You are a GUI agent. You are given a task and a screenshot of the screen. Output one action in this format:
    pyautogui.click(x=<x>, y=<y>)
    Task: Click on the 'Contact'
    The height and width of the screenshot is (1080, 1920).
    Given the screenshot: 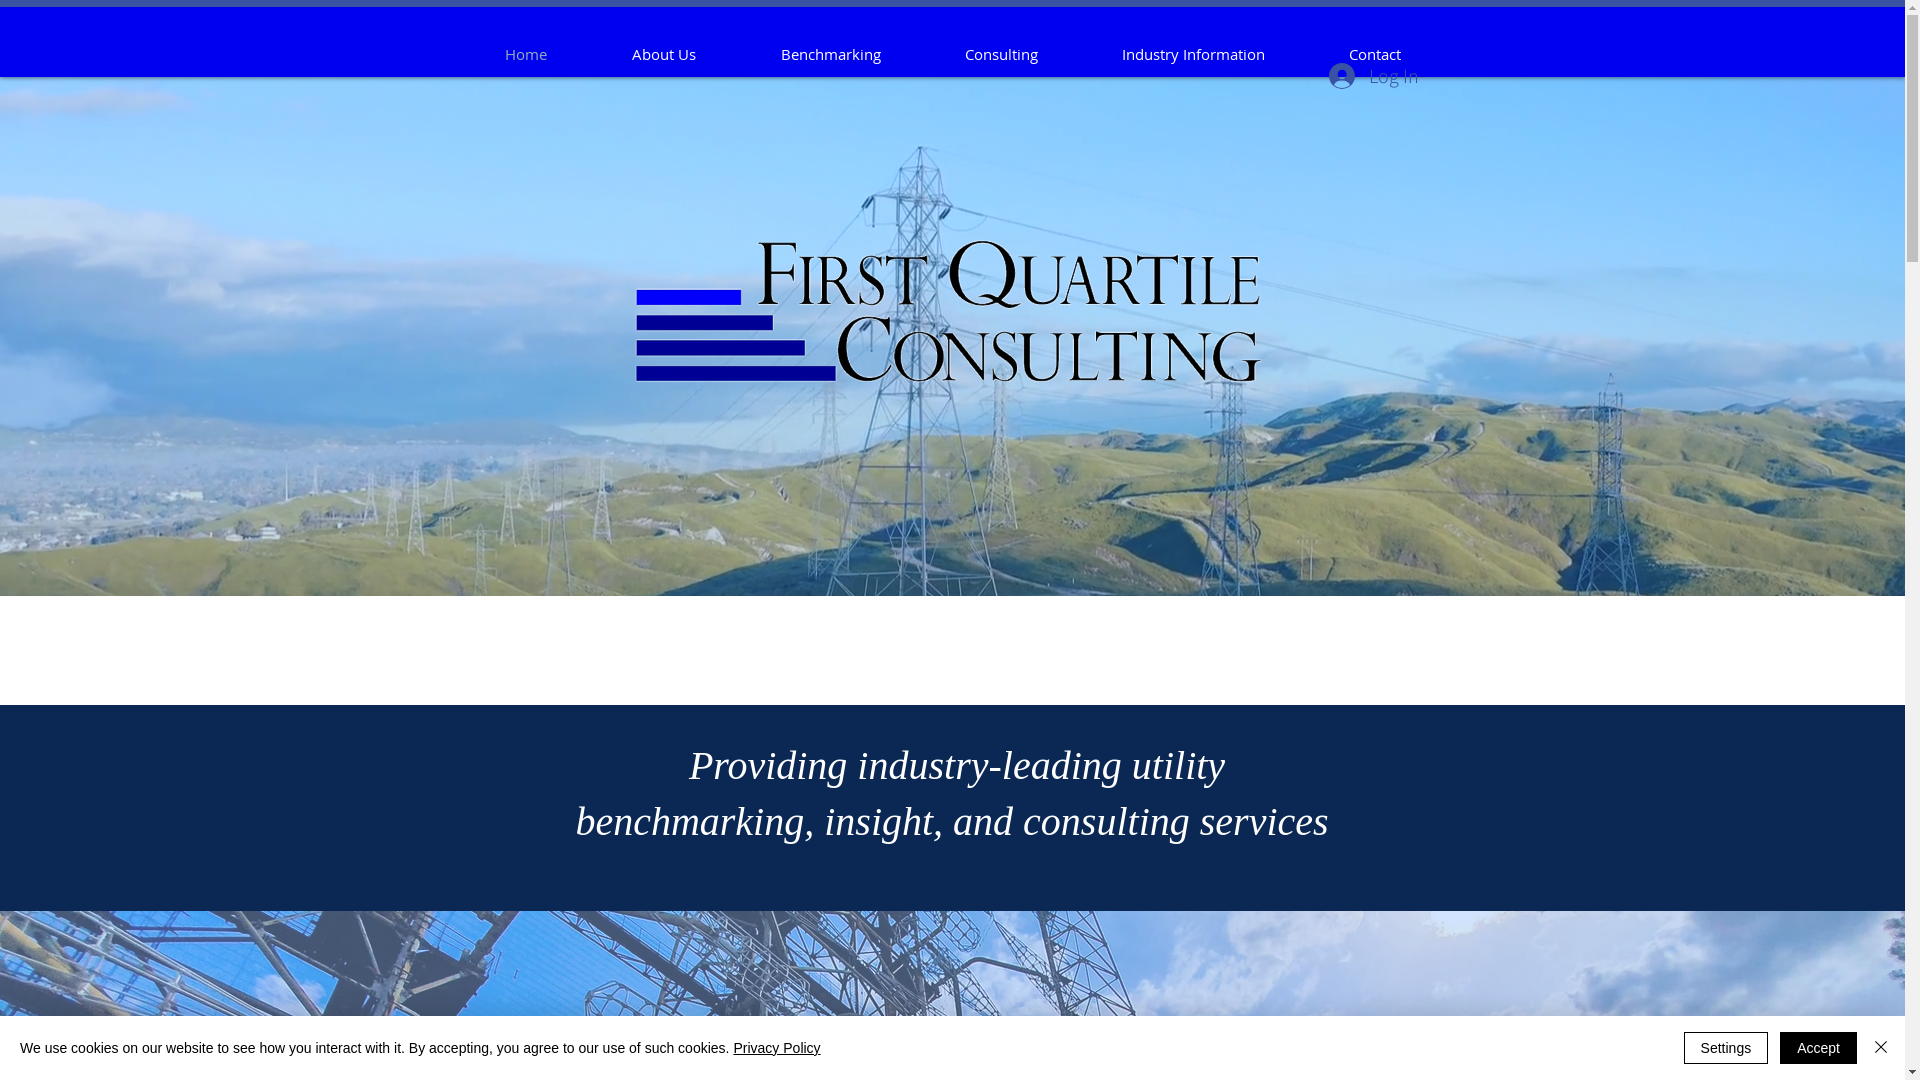 What is the action you would take?
    pyautogui.click(x=1372, y=53)
    